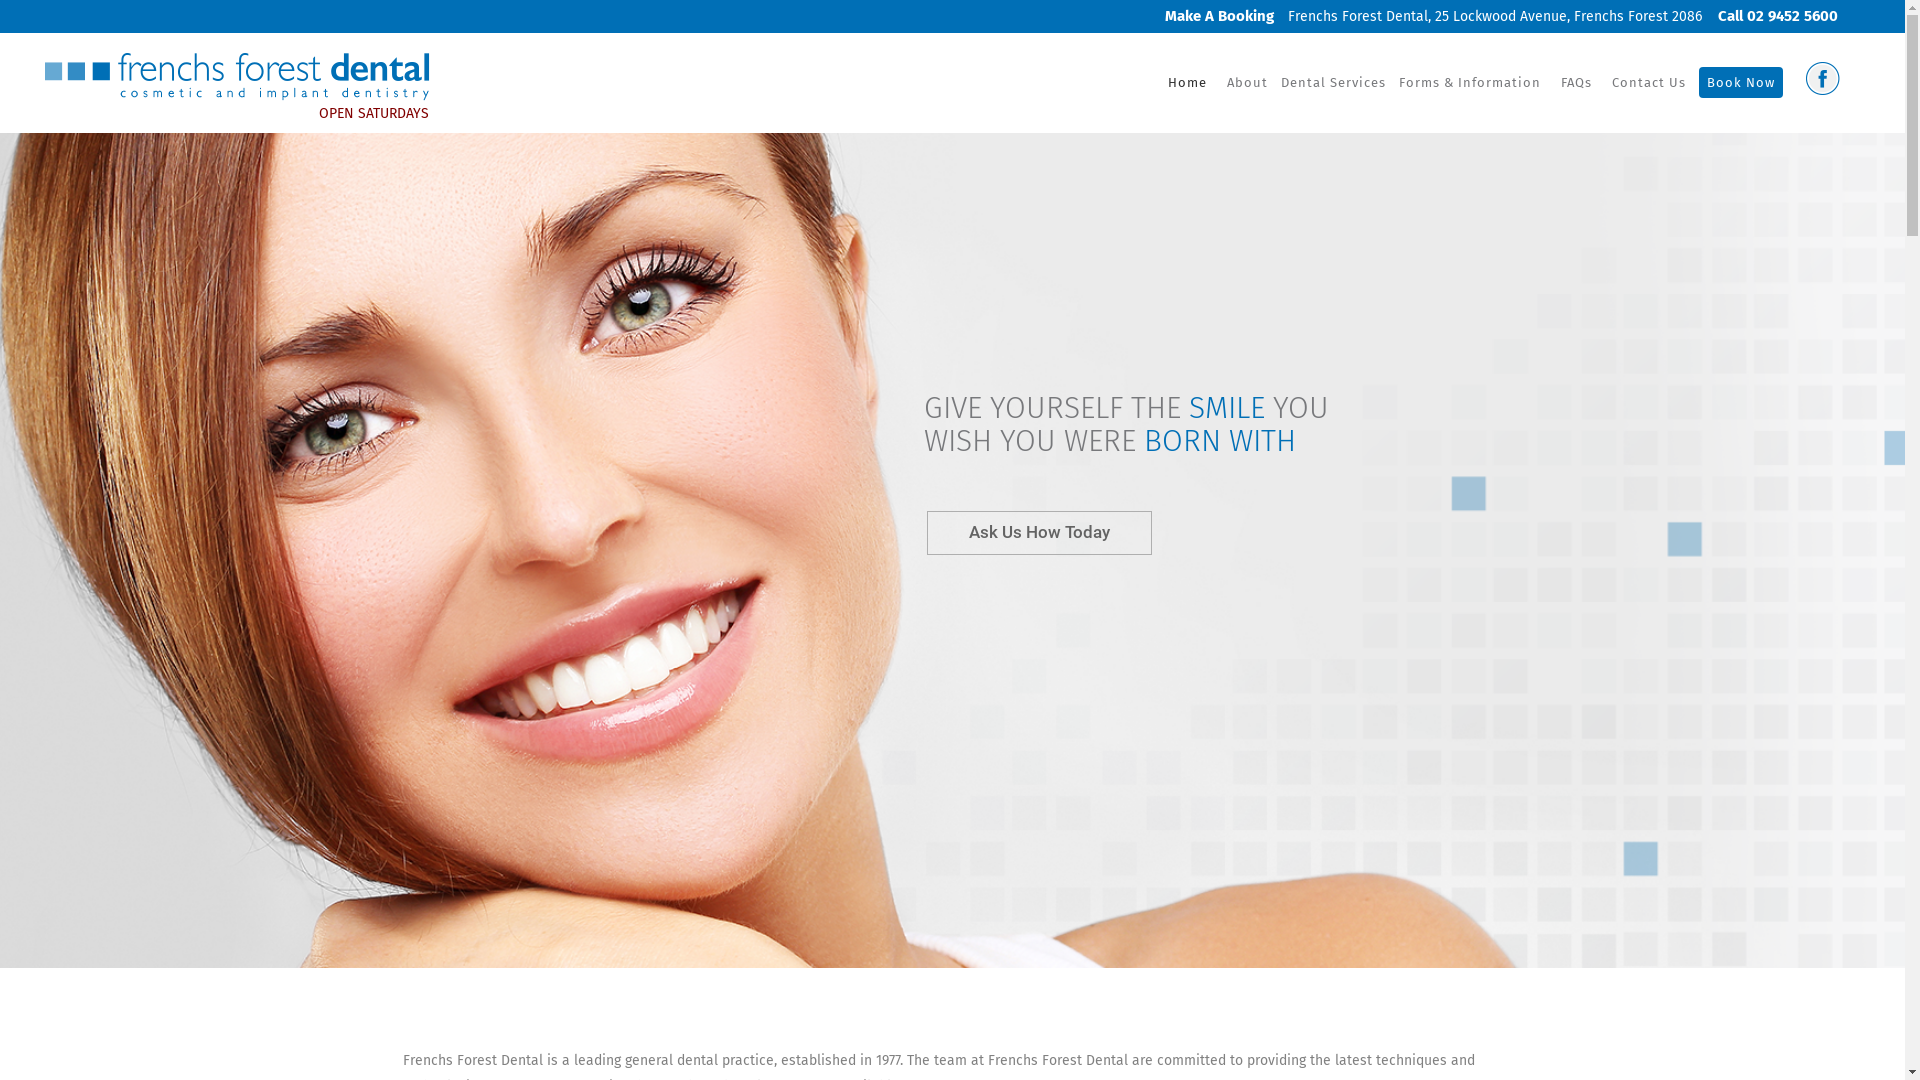 The image size is (1920, 1080). I want to click on 'Home', so click(1187, 82).